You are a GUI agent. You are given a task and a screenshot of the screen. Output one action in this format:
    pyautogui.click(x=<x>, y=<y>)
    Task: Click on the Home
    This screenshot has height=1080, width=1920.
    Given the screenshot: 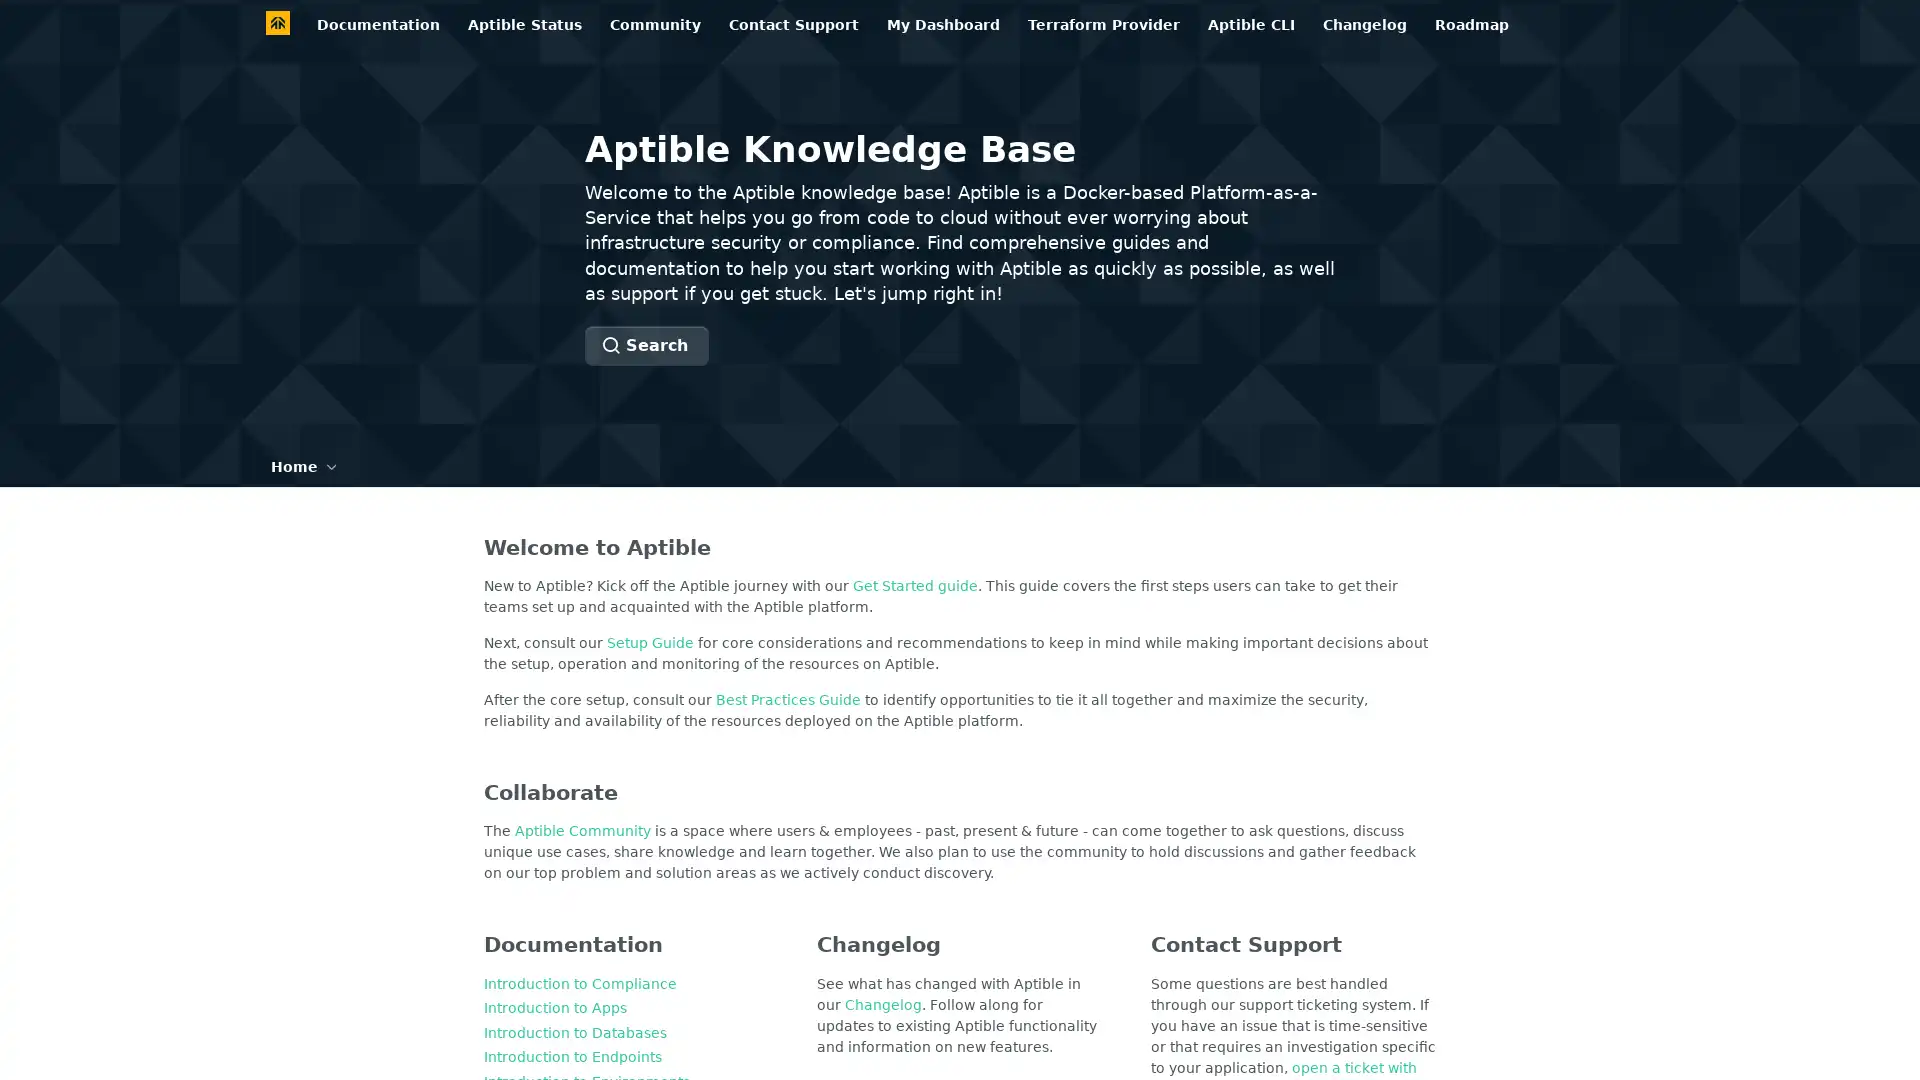 What is the action you would take?
    pyautogui.click(x=302, y=466)
    